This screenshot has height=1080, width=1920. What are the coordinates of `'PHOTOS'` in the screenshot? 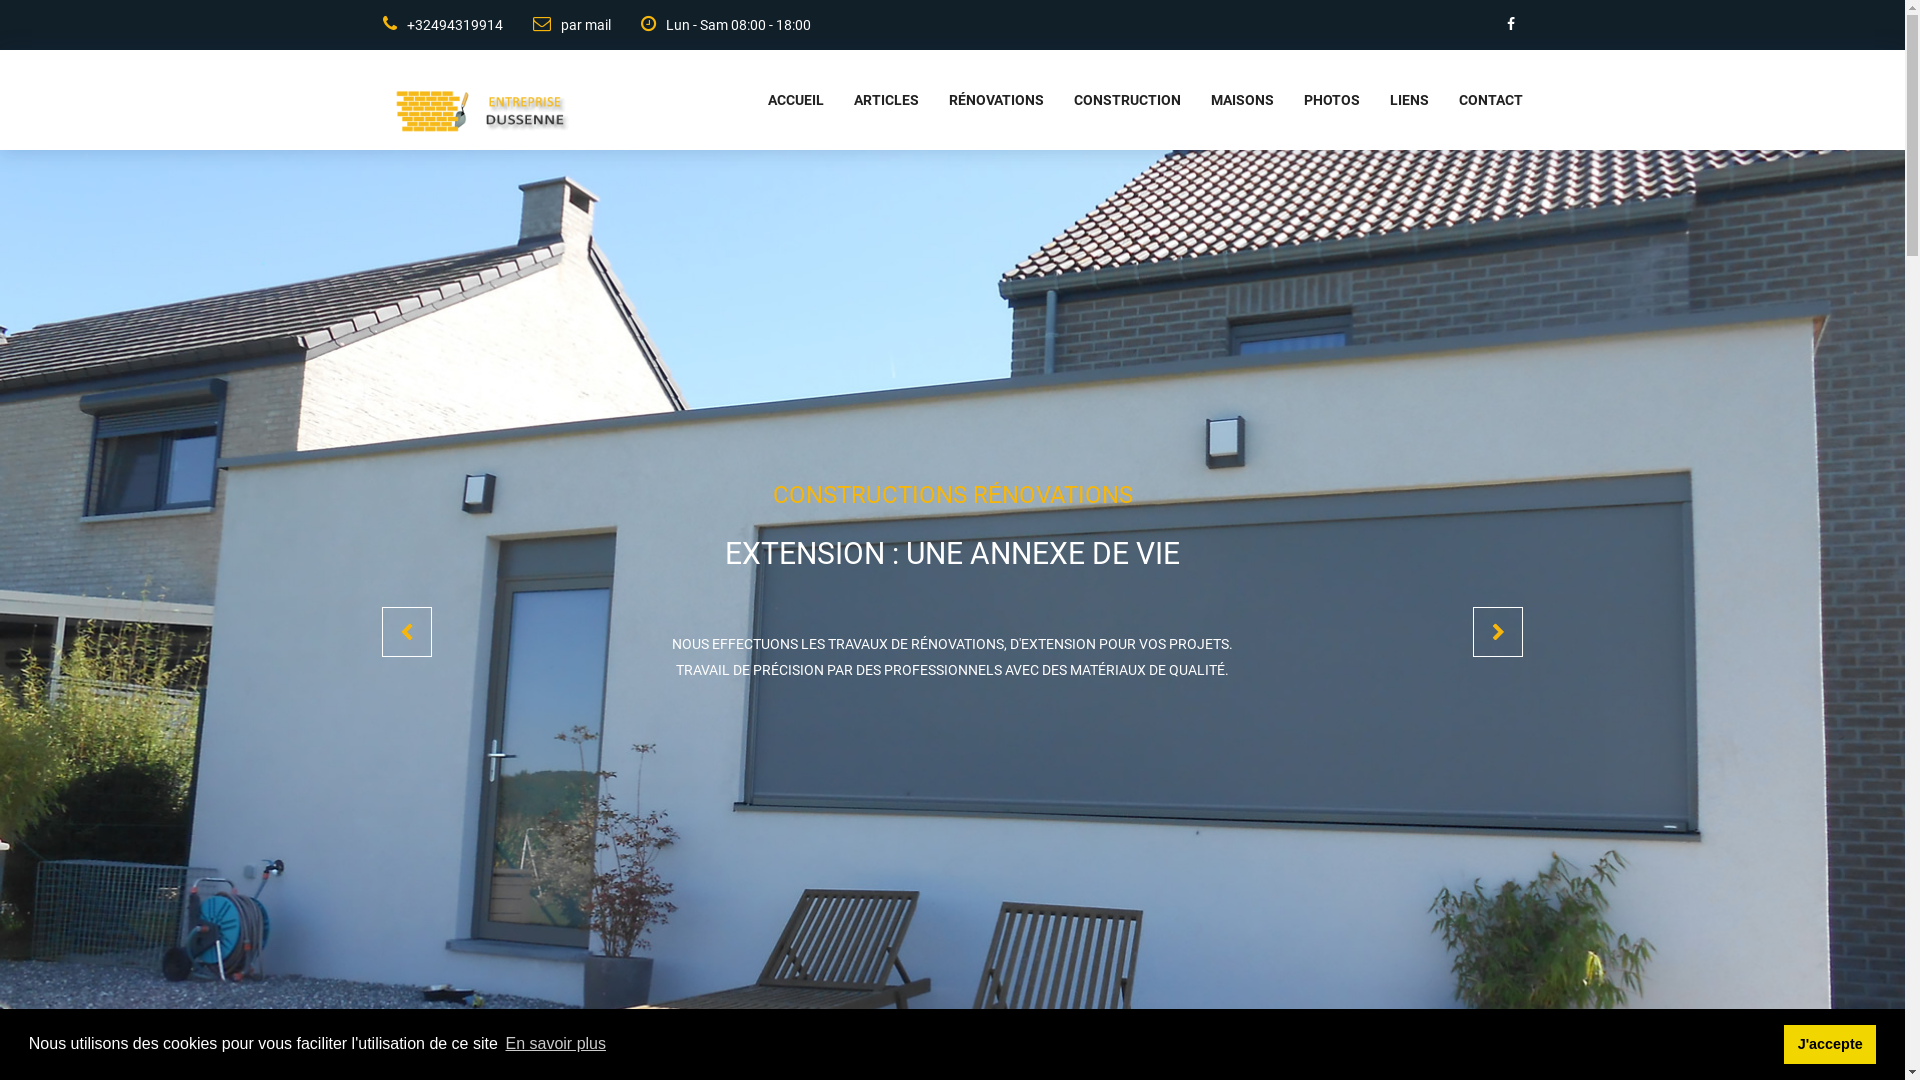 It's located at (1316, 100).